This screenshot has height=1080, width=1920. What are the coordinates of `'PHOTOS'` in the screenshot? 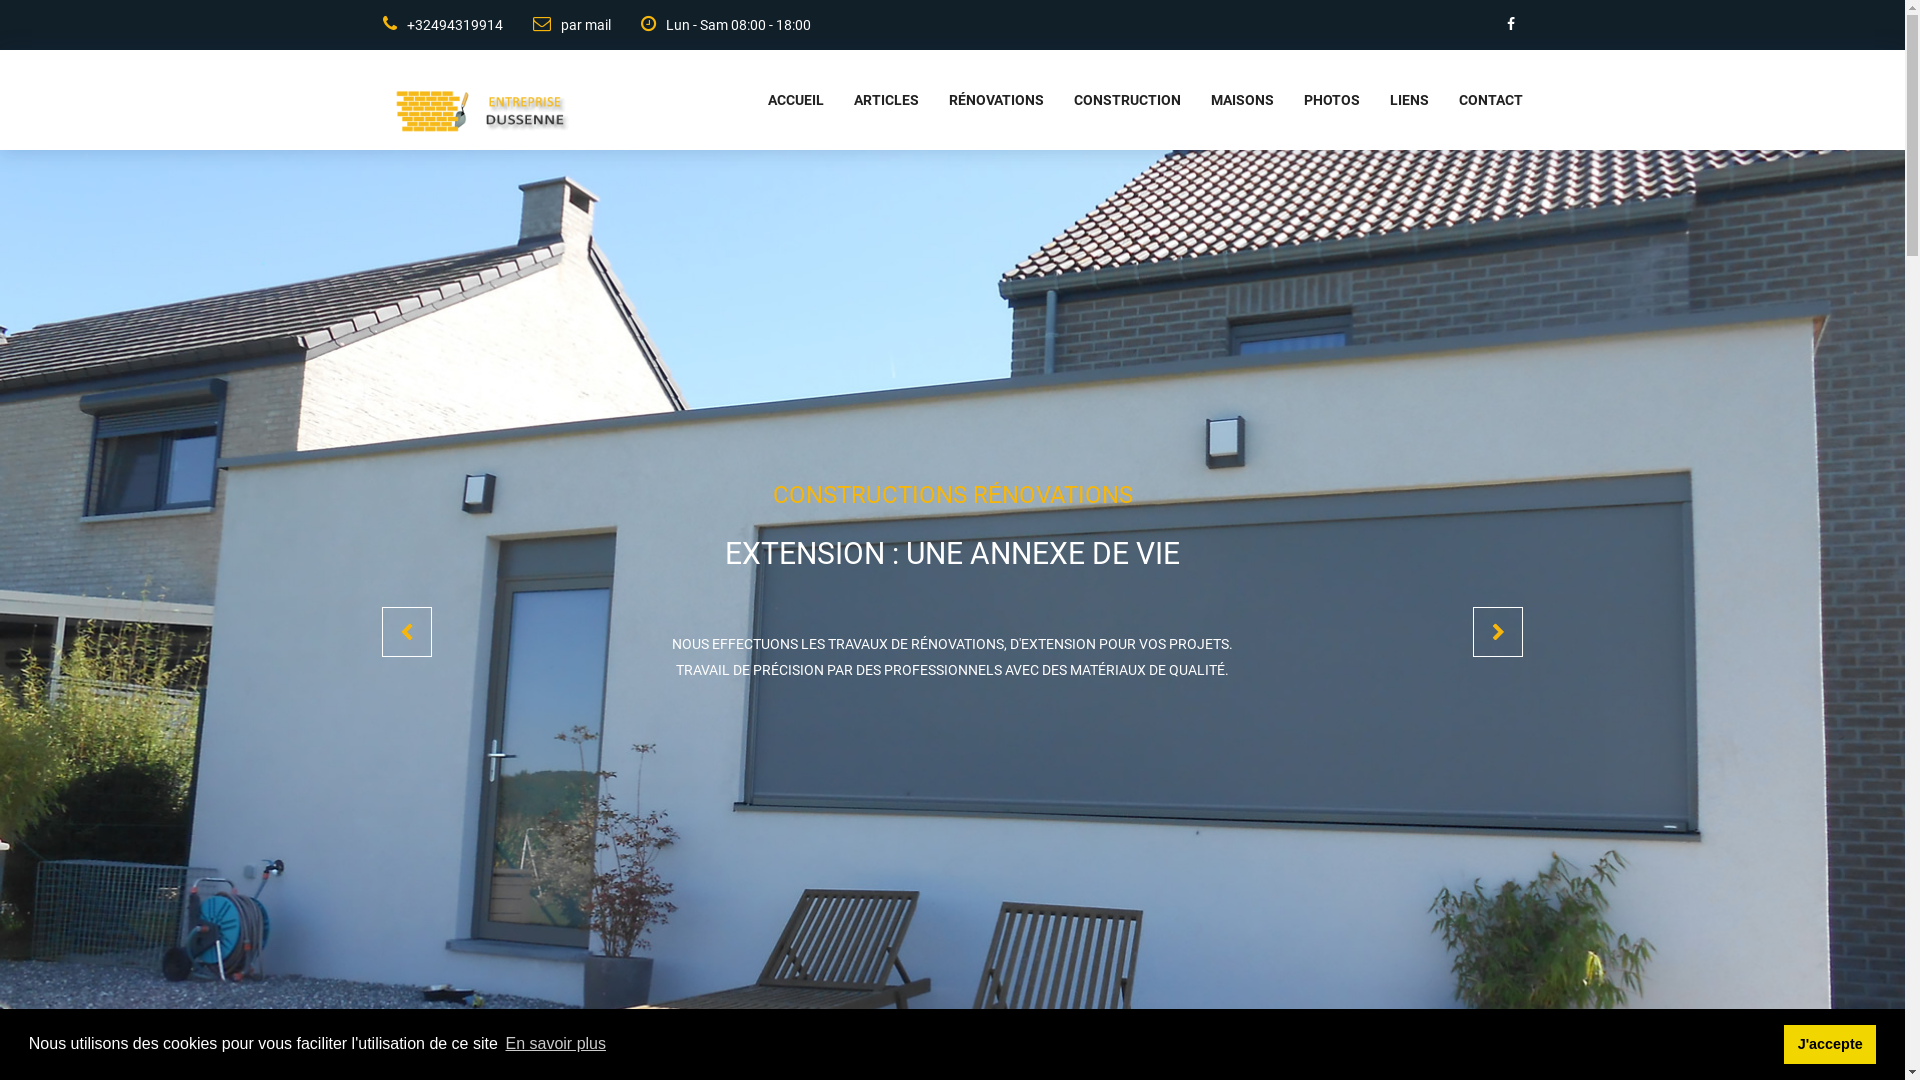 It's located at (1316, 100).